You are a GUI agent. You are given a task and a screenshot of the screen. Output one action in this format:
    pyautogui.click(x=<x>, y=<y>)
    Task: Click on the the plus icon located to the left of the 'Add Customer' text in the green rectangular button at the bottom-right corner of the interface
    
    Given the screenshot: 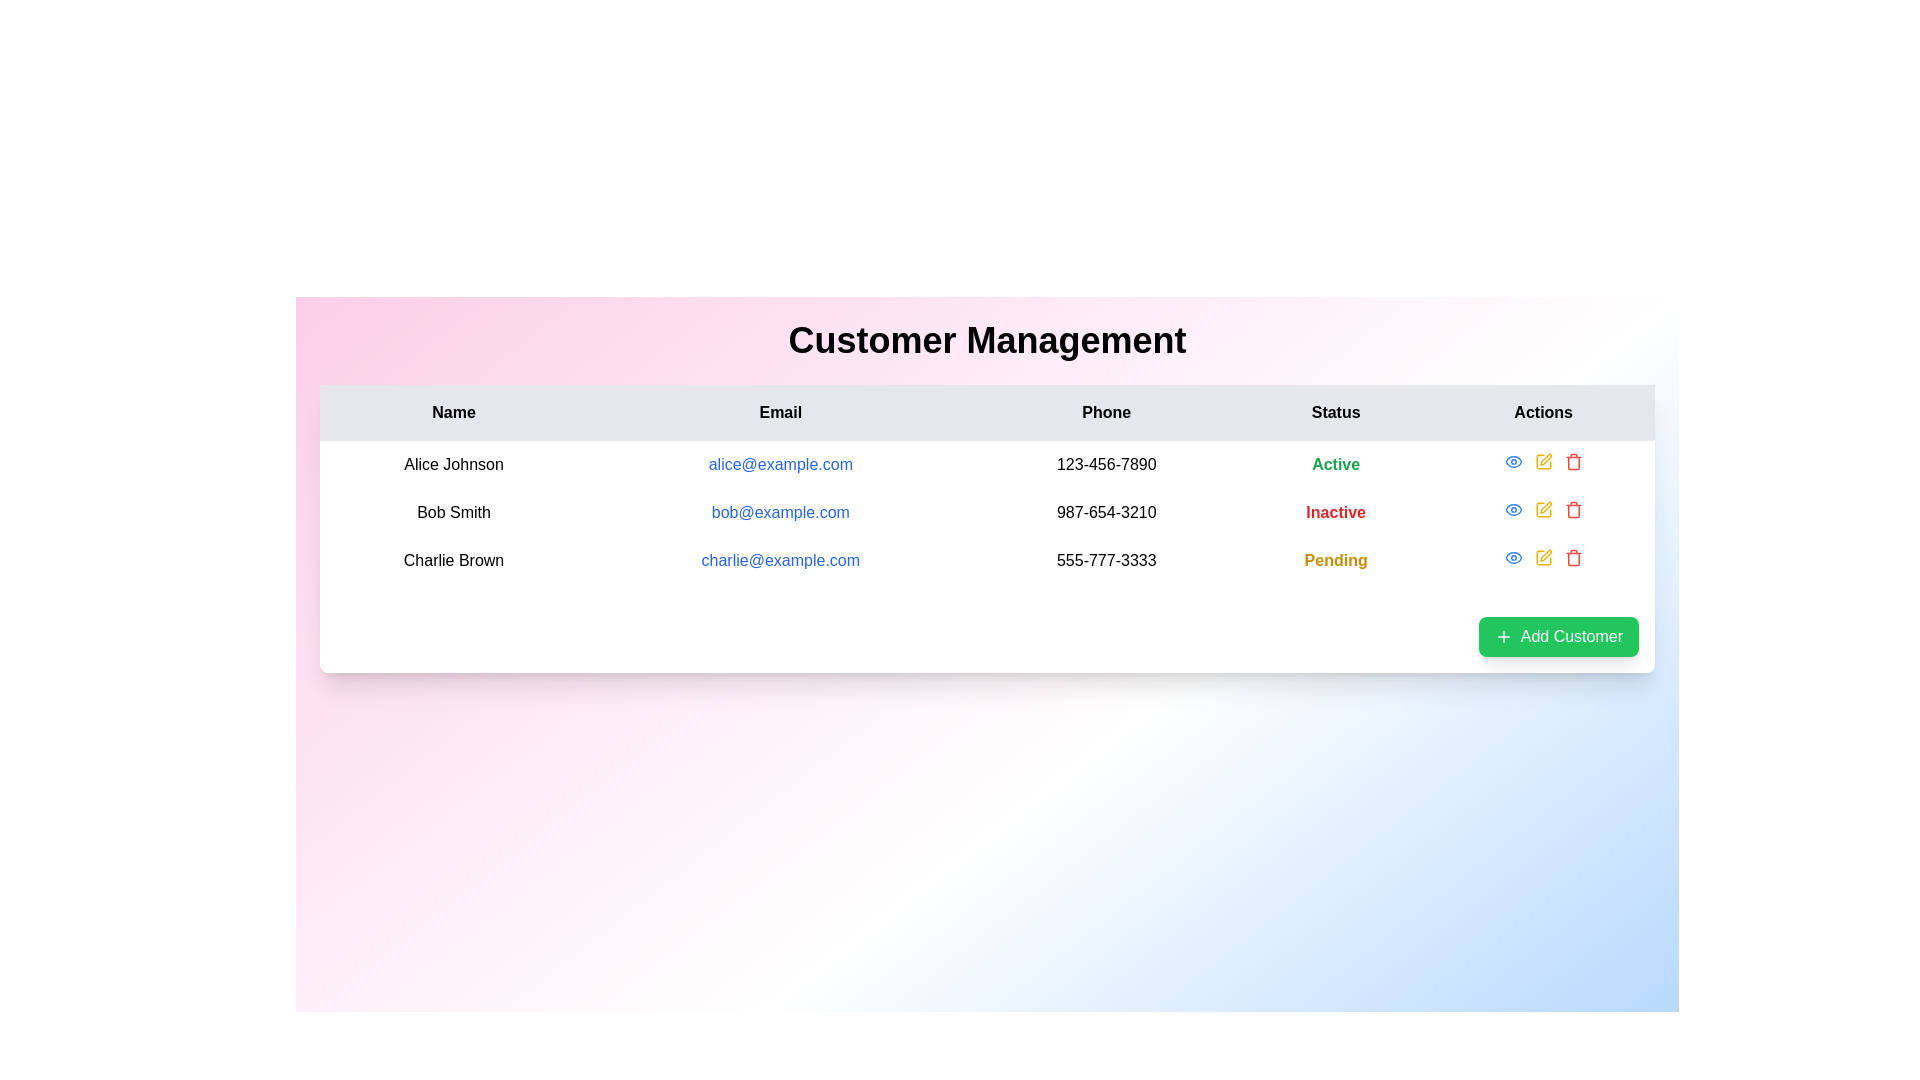 What is the action you would take?
    pyautogui.click(x=1503, y=636)
    